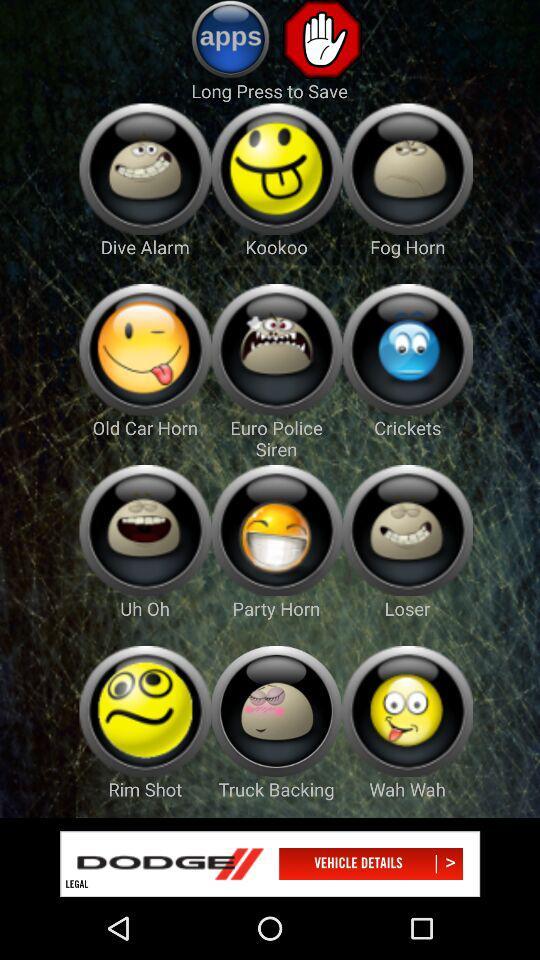 Image resolution: width=540 pixels, height=960 pixels. I want to click on option button, so click(275, 349).